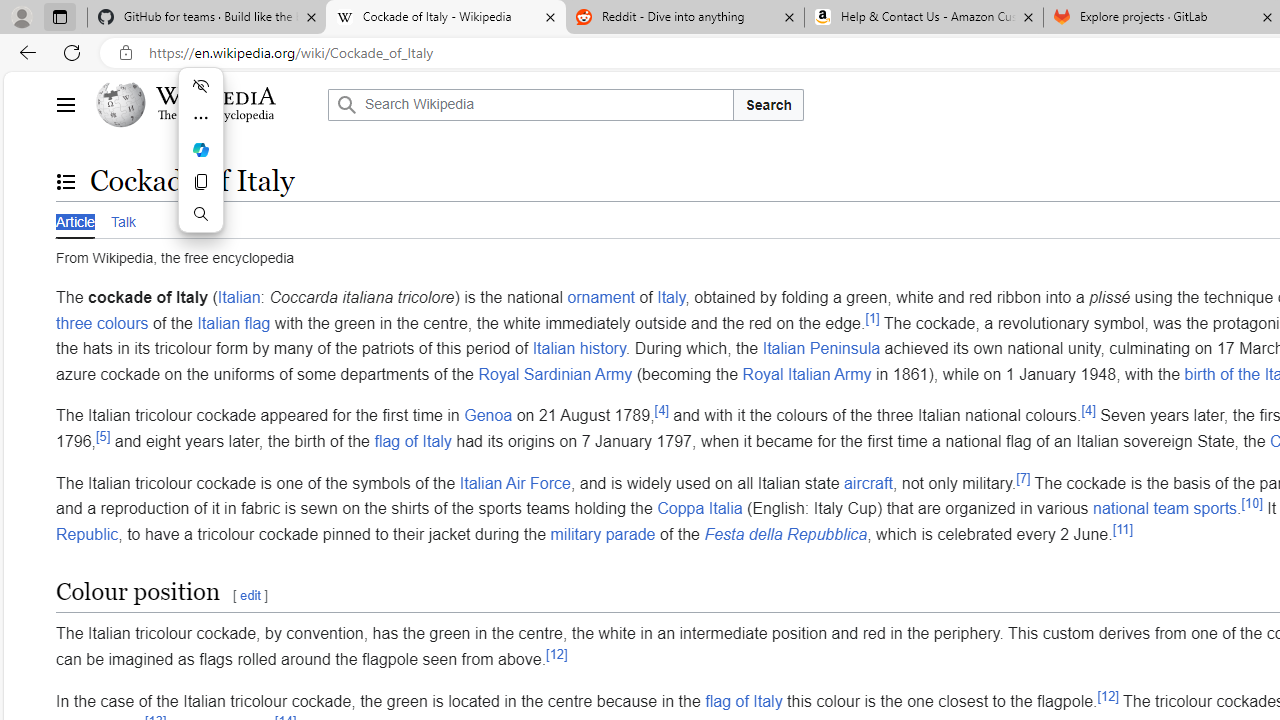 The image size is (1280, 720). Describe the element at coordinates (444, 17) in the screenshot. I see `'Cockade of Italy - Wikipedia'` at that location.